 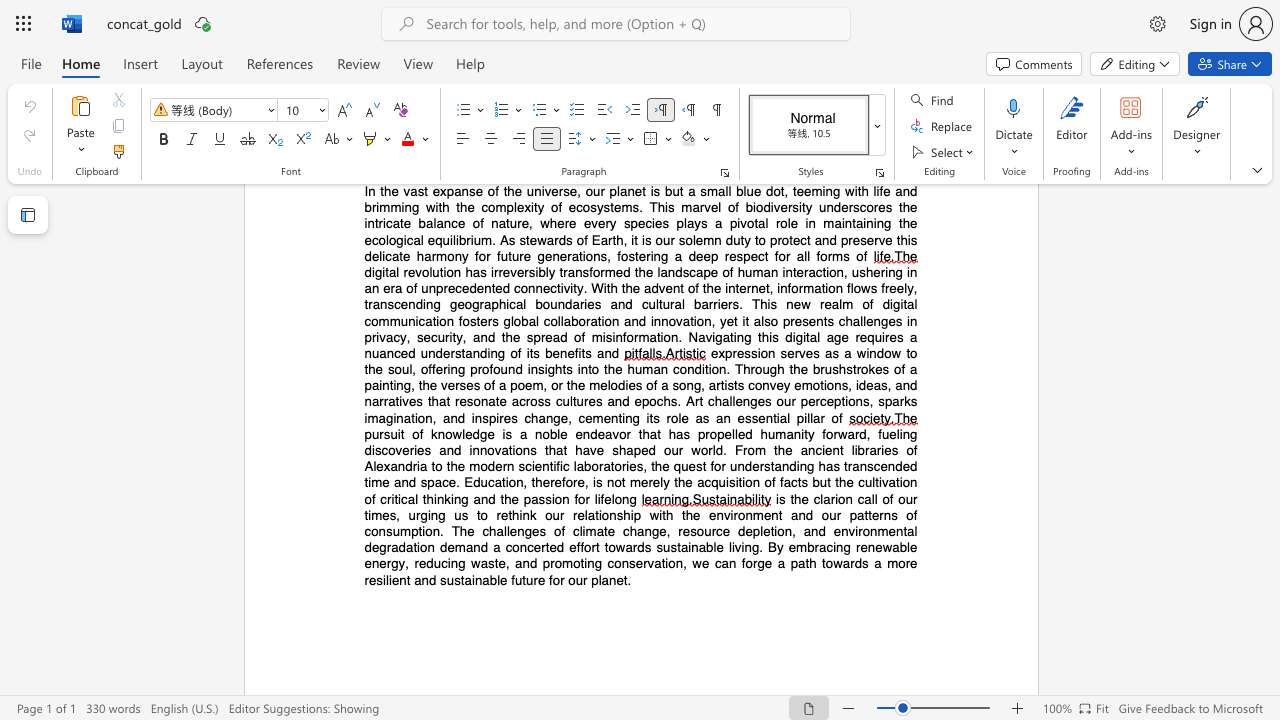 What do you see at coordinates (677, 482) in the screenshot?
I see `the subset text "he acquisition of facts but the cultivation of critical thinking and" within the text "pursuit of knowledge is a noble endeavor that has propelled humanity forward, fueling discoveries and innovations that have shaped our world. From the ancient libraries of Alexandria to the modern scientific laboratories, the quest for understanding has transcended time and space. Education, therefore, is not merely the acquisition of facts but the cultivation of critical thinking and the passion for lifelong"` at bounding box center [677, 482].